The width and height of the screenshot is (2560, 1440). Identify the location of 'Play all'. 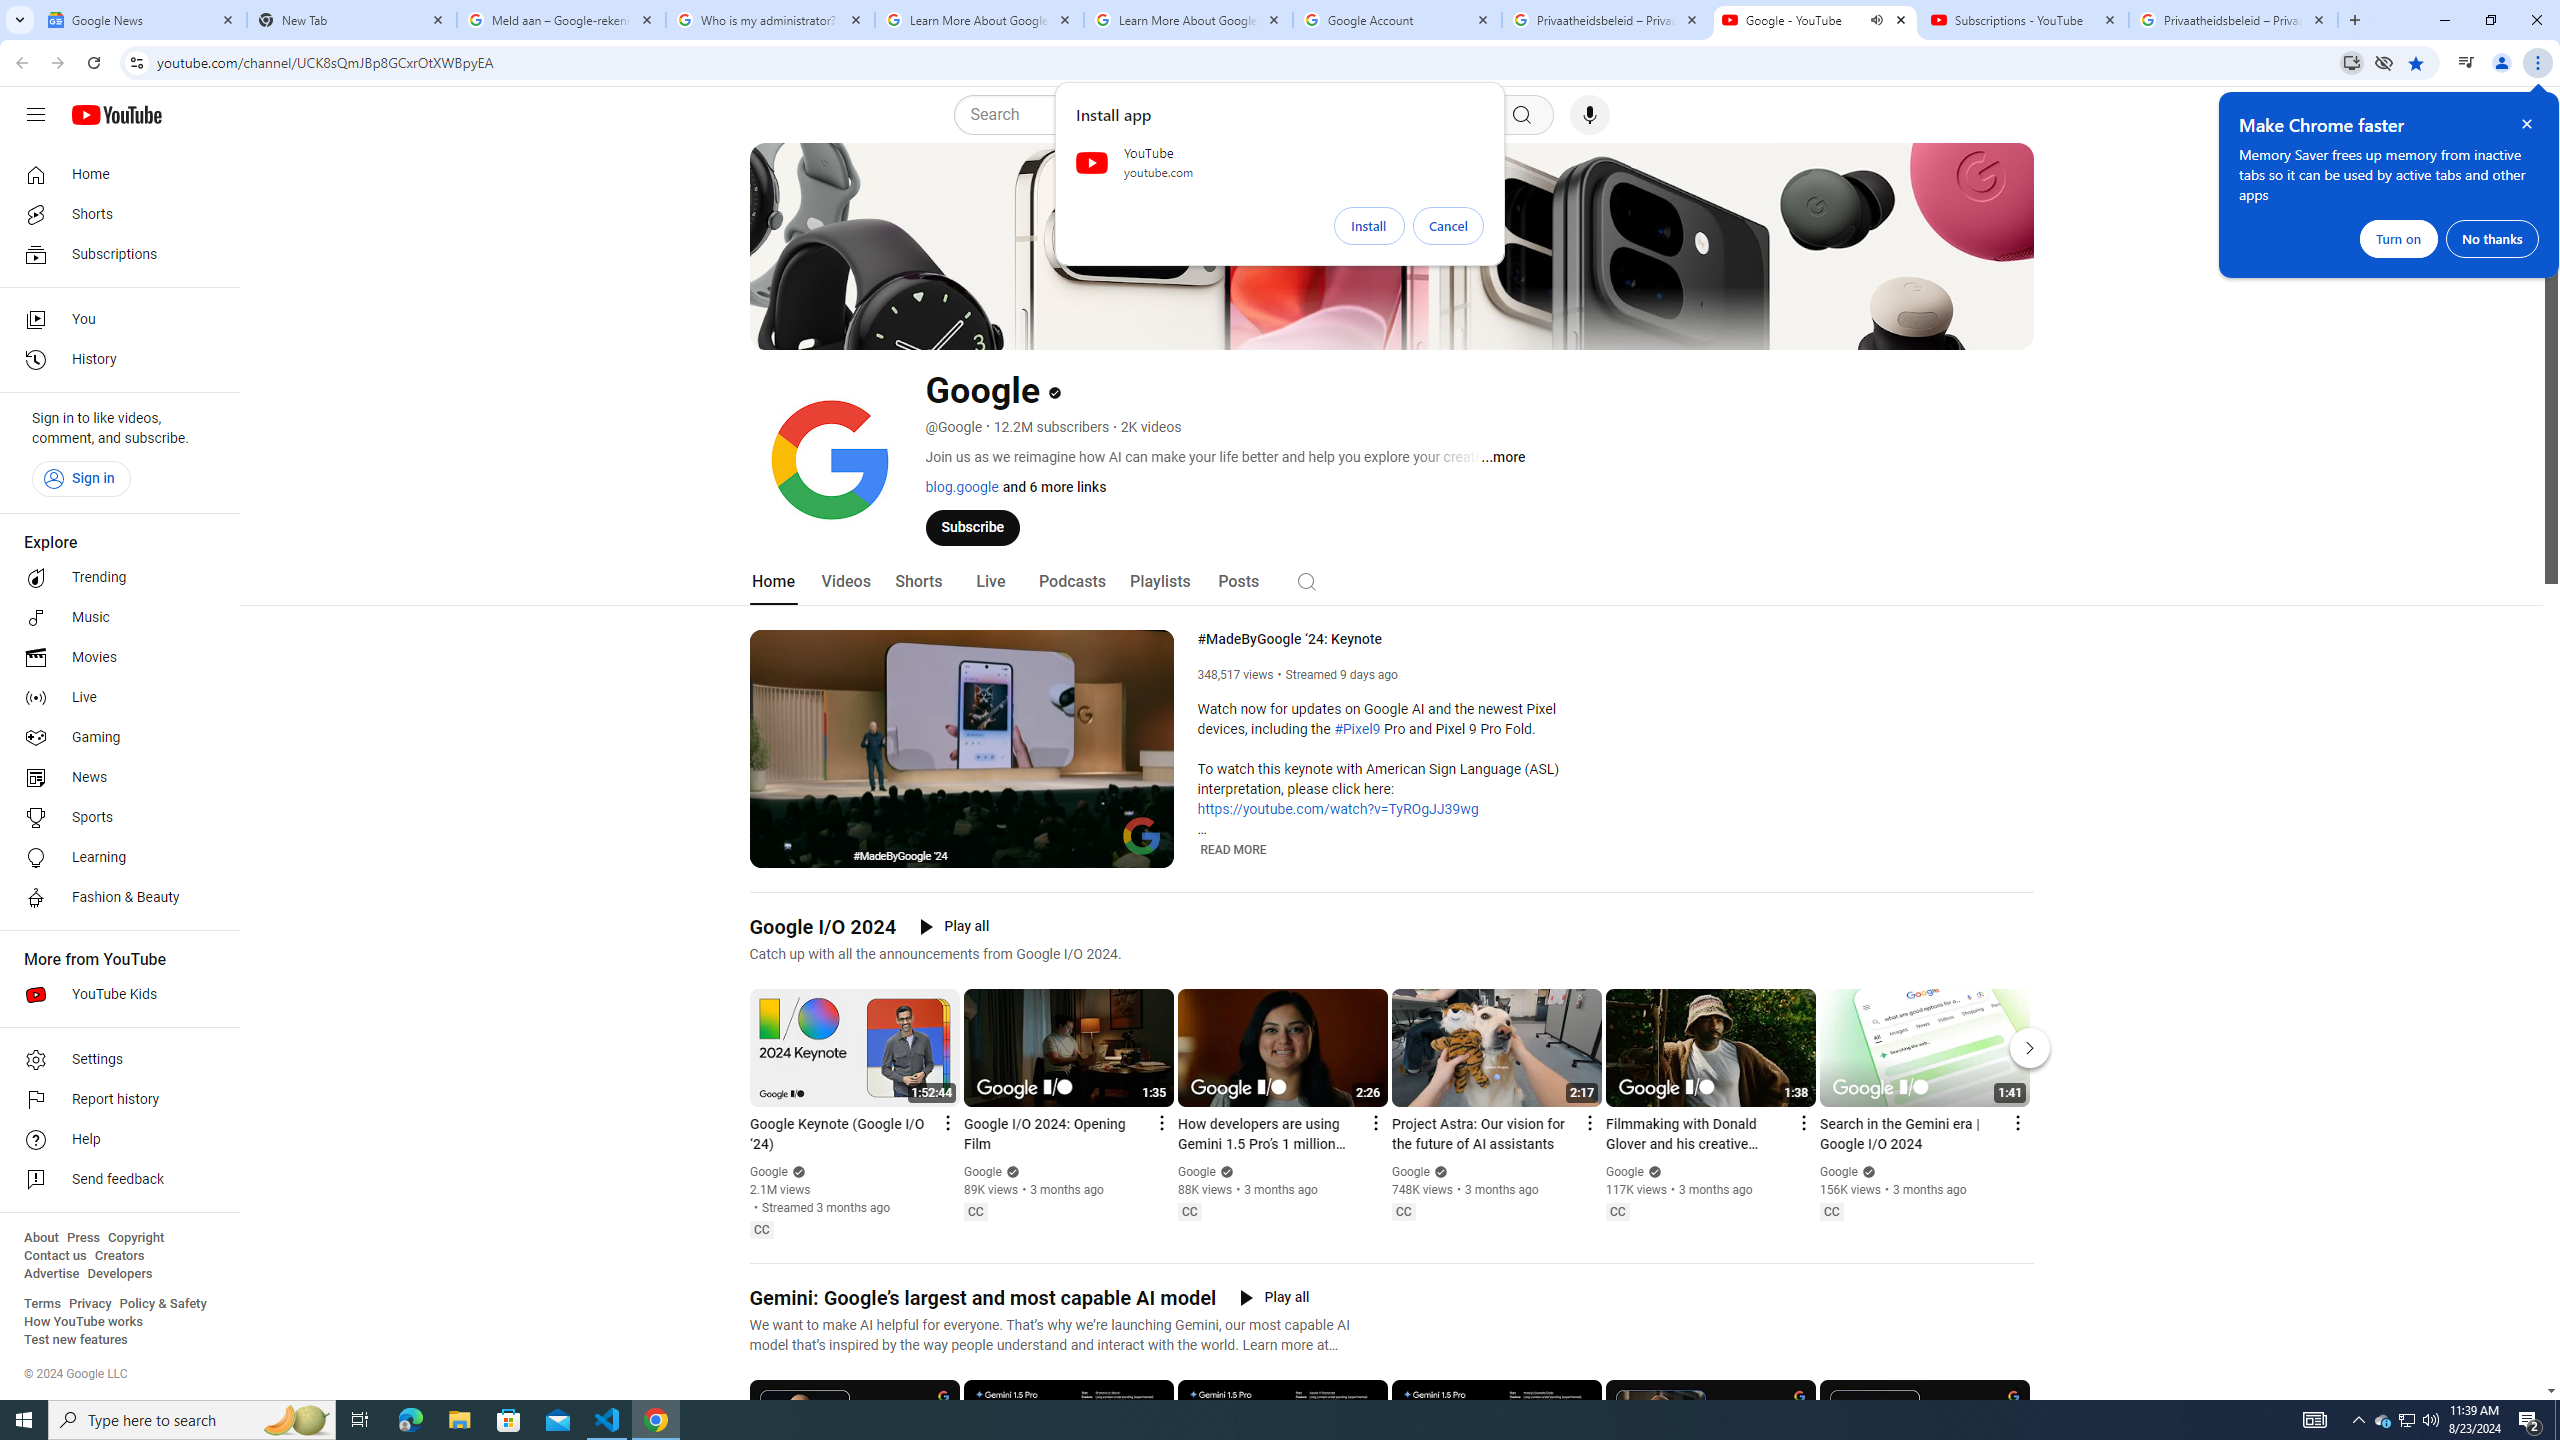
(1273, 1298).